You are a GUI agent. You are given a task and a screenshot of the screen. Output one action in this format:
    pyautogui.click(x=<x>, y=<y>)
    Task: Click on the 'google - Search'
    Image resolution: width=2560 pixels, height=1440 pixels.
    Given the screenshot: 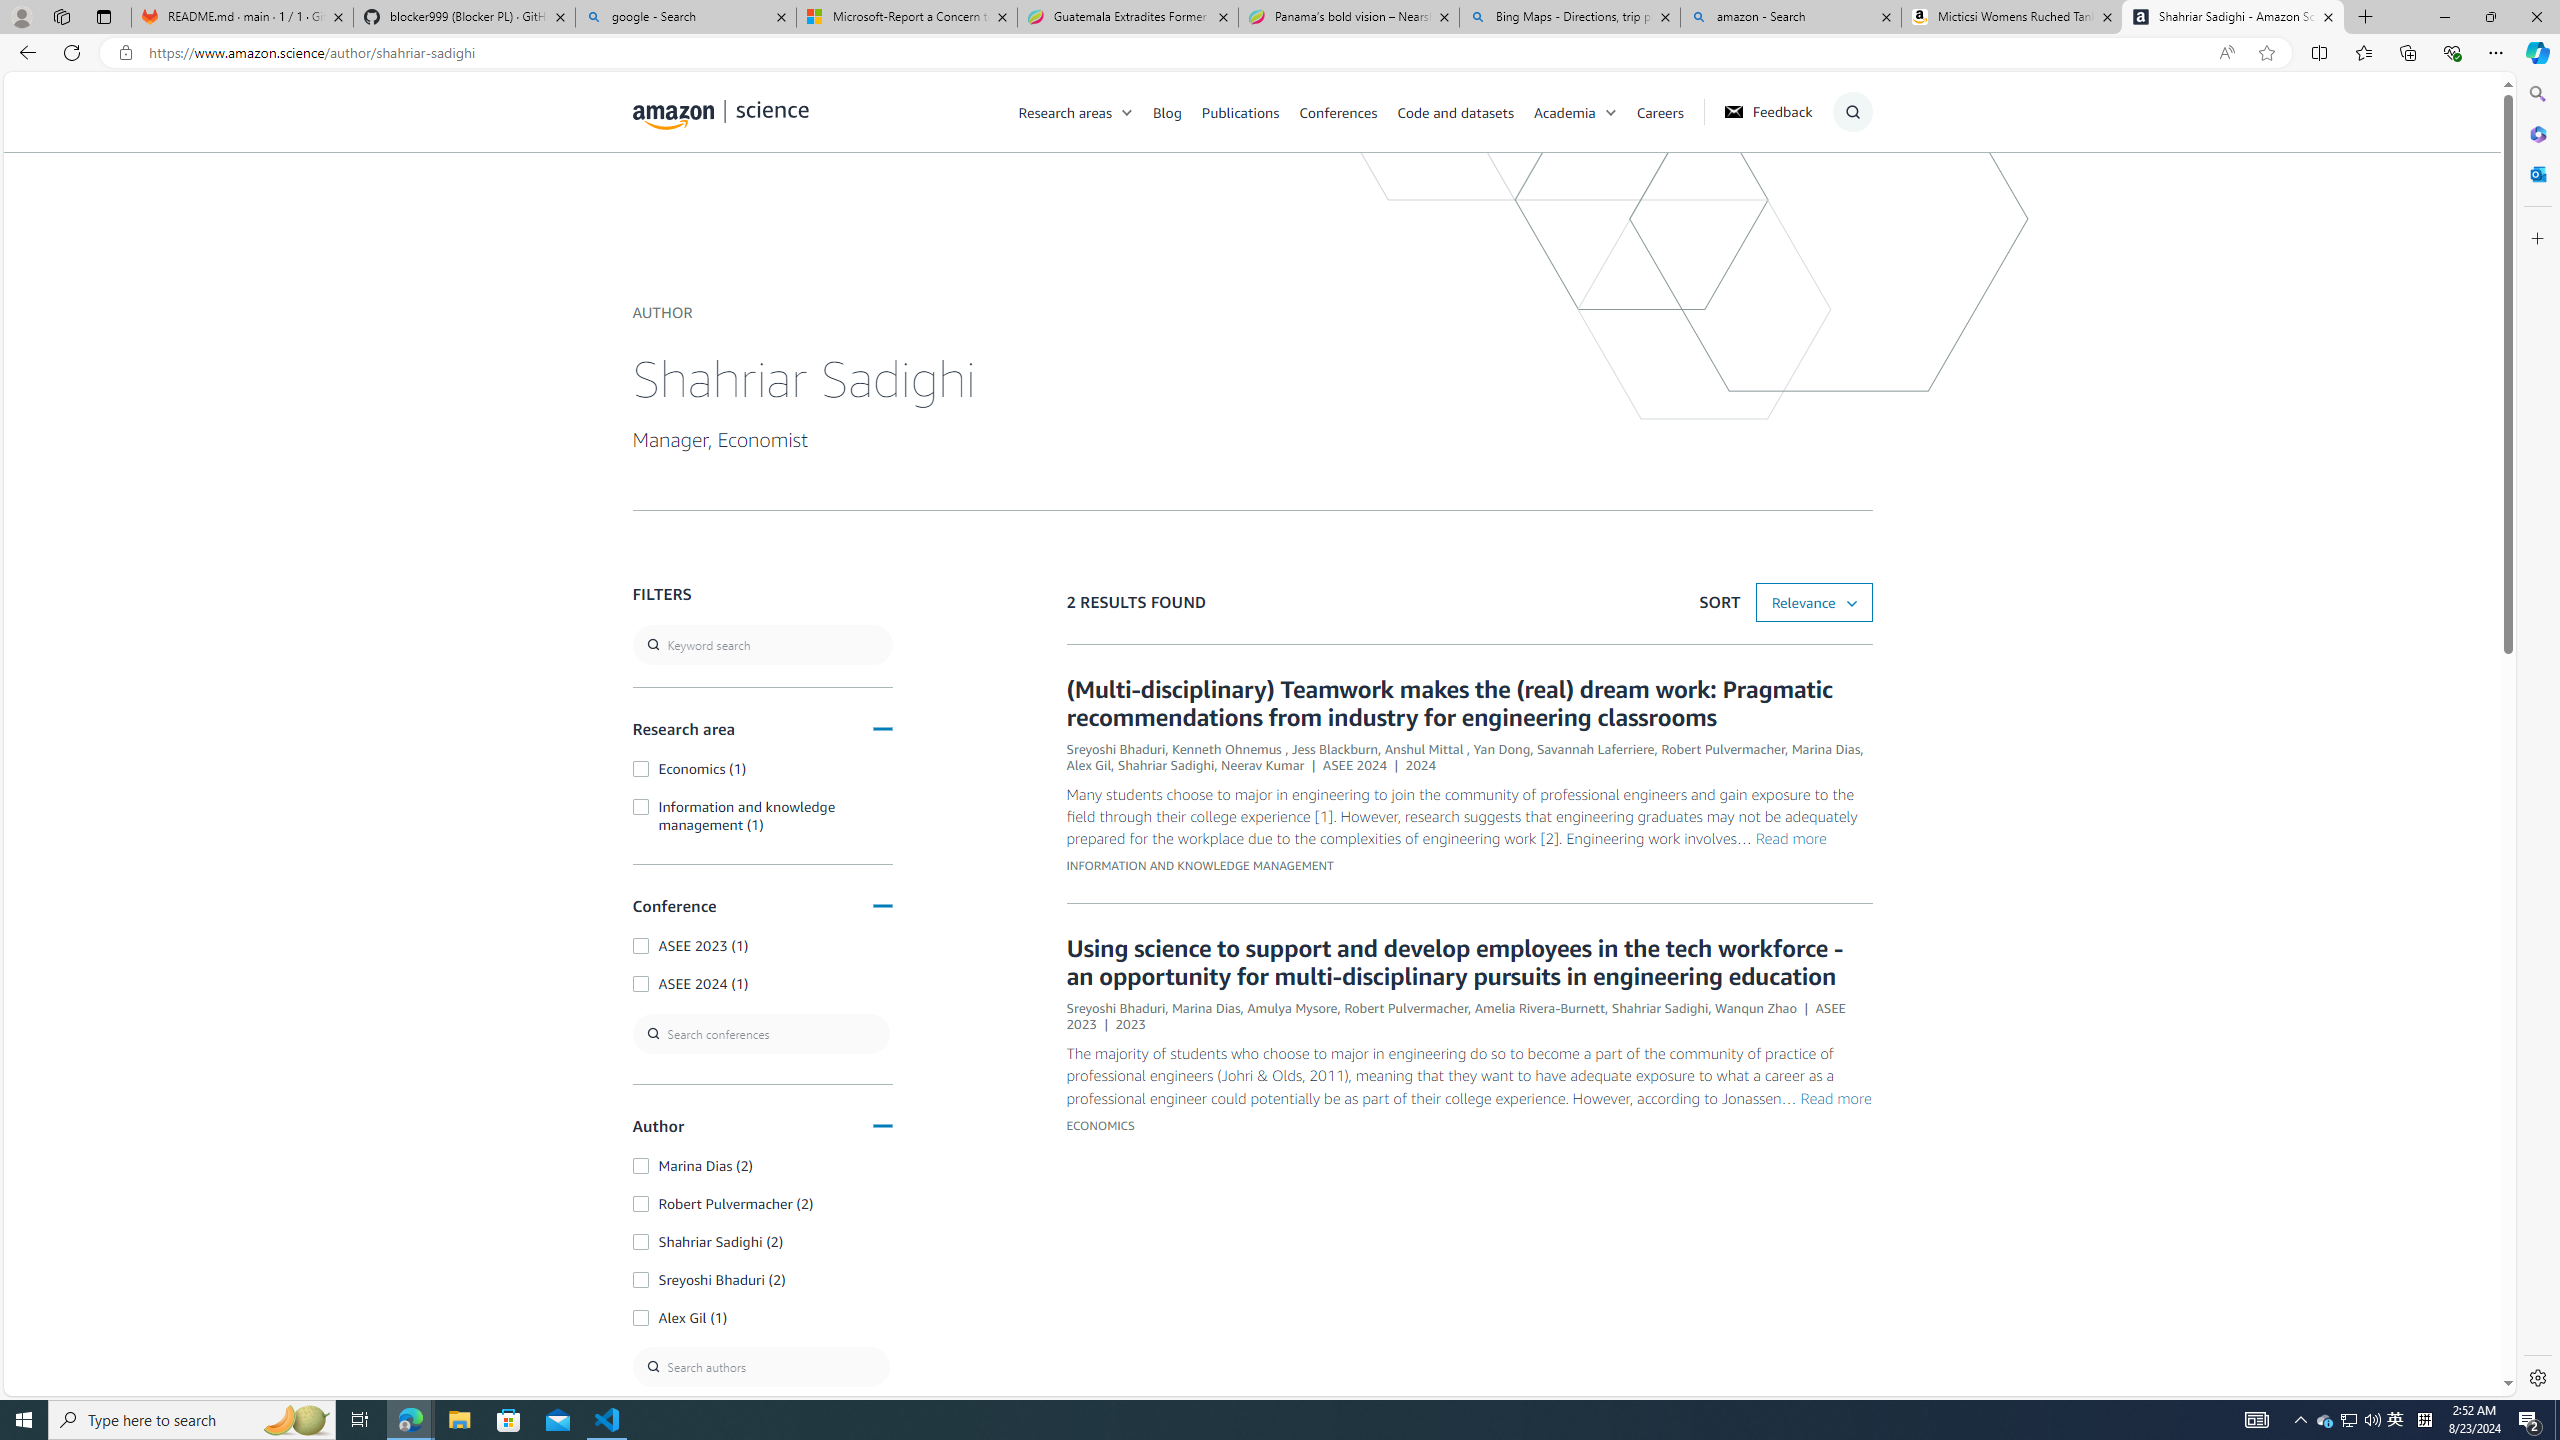 What is the action you would take?
    pyautogui.click(x=684, y=16)
    